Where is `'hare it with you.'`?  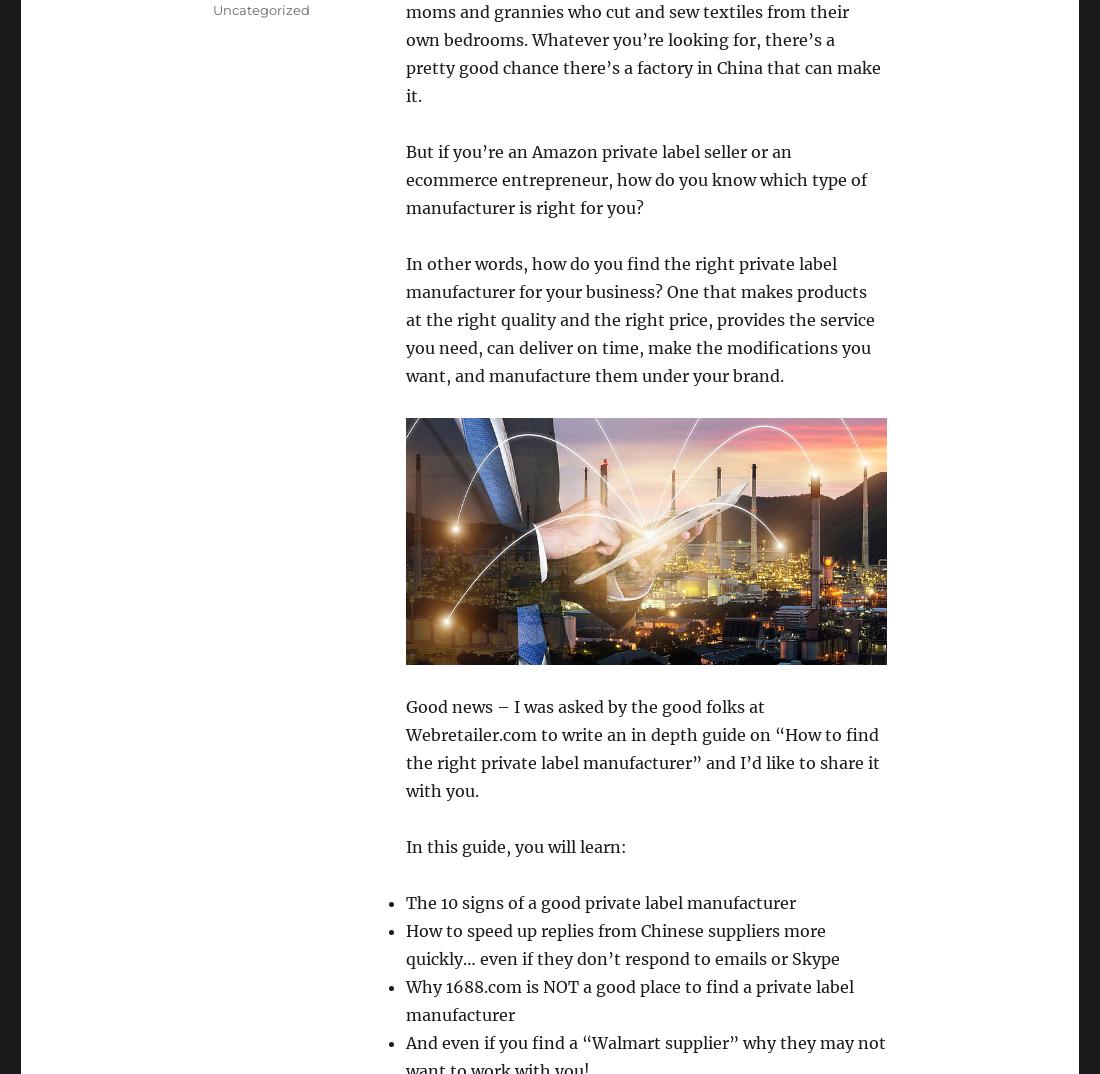
'hare it with you.' is located at coordinates (405, 774).